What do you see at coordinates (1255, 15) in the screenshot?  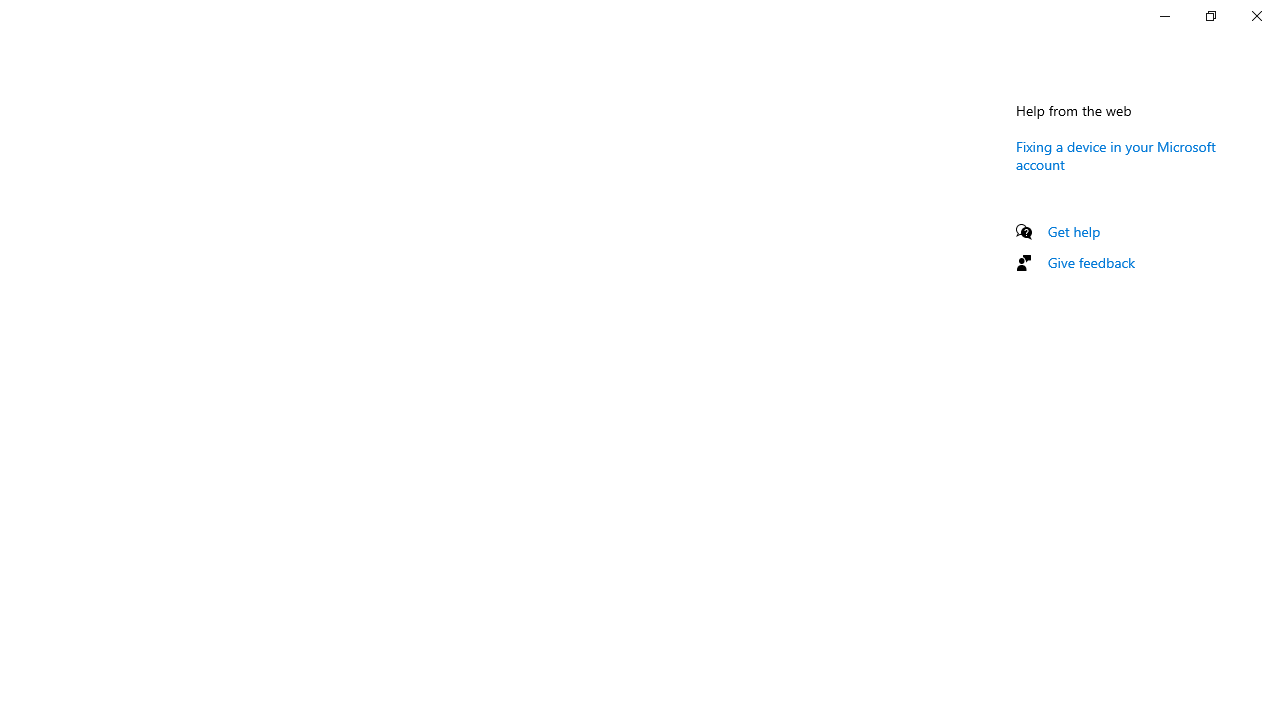 I see `'Close Settings'` at bounding box center [1255, 15].